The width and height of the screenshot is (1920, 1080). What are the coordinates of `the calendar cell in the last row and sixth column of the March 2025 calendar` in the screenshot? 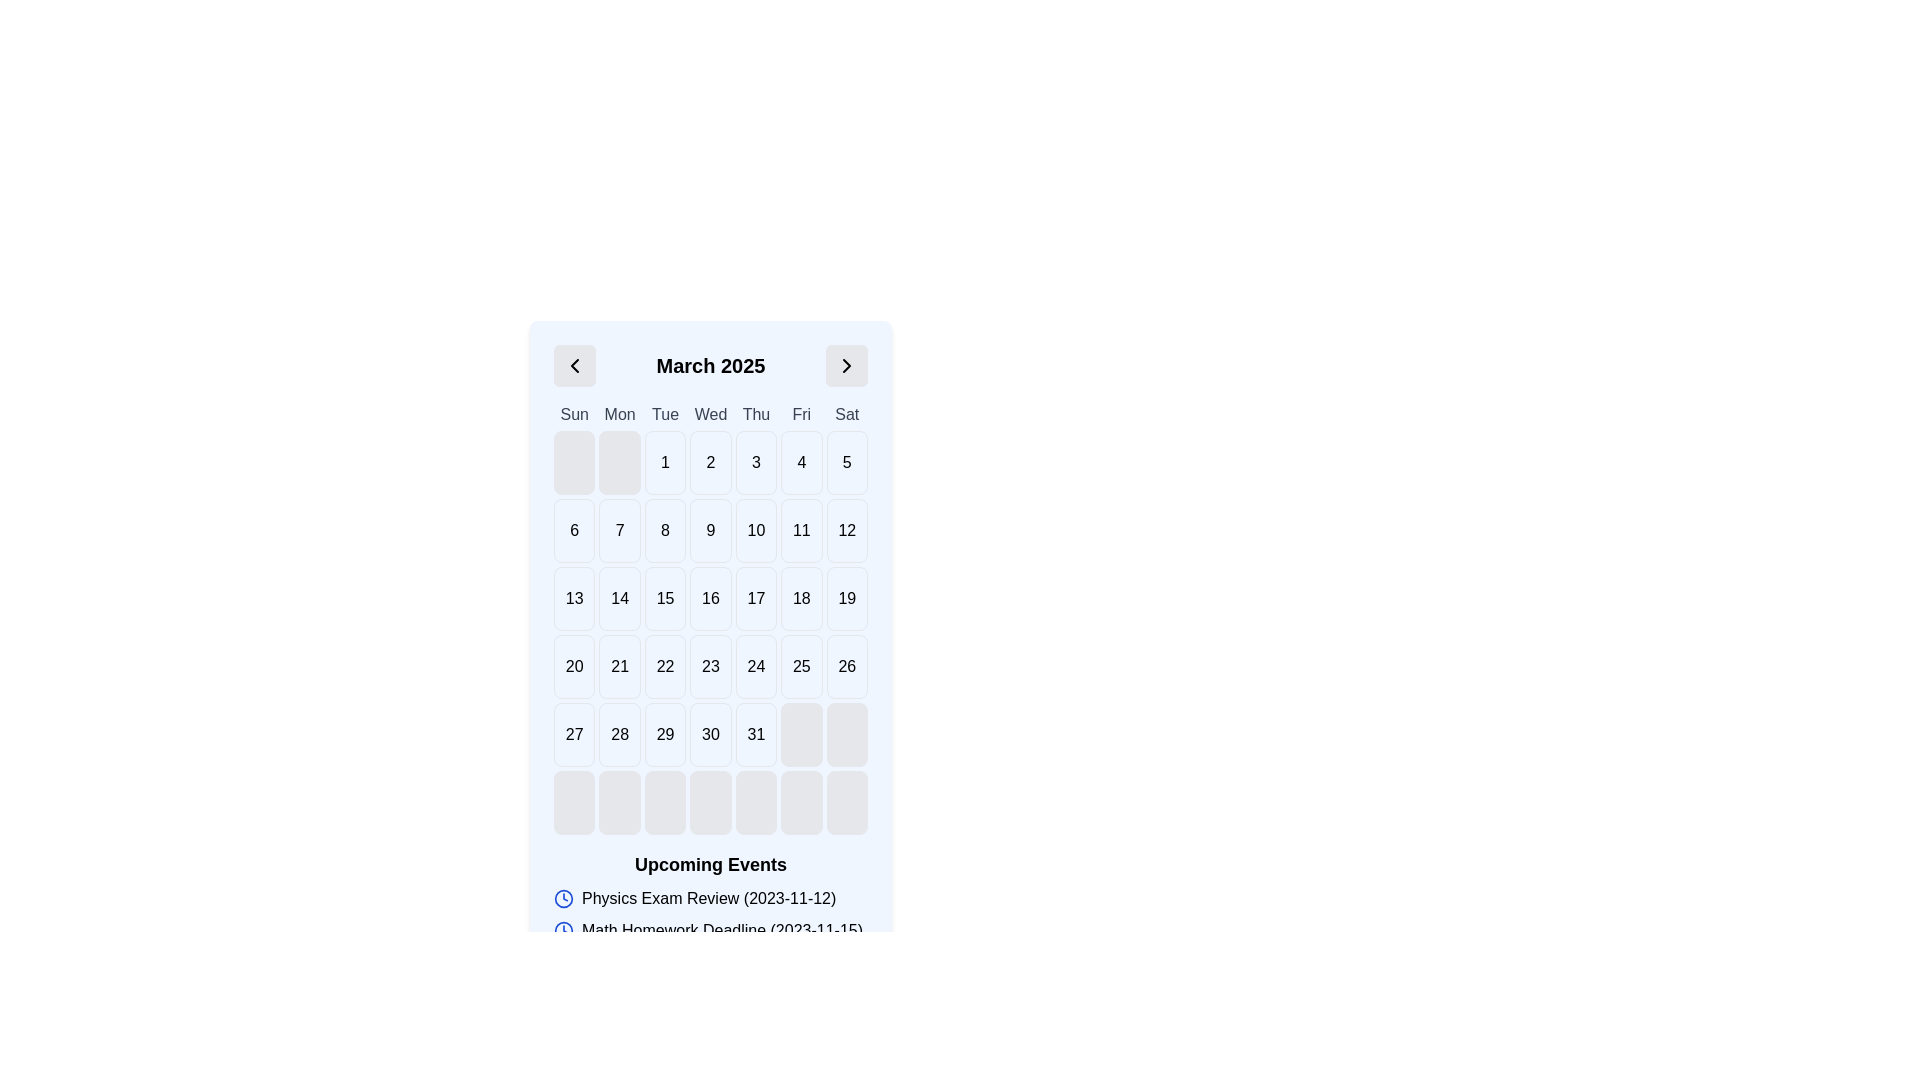 It's located at (710, 735).